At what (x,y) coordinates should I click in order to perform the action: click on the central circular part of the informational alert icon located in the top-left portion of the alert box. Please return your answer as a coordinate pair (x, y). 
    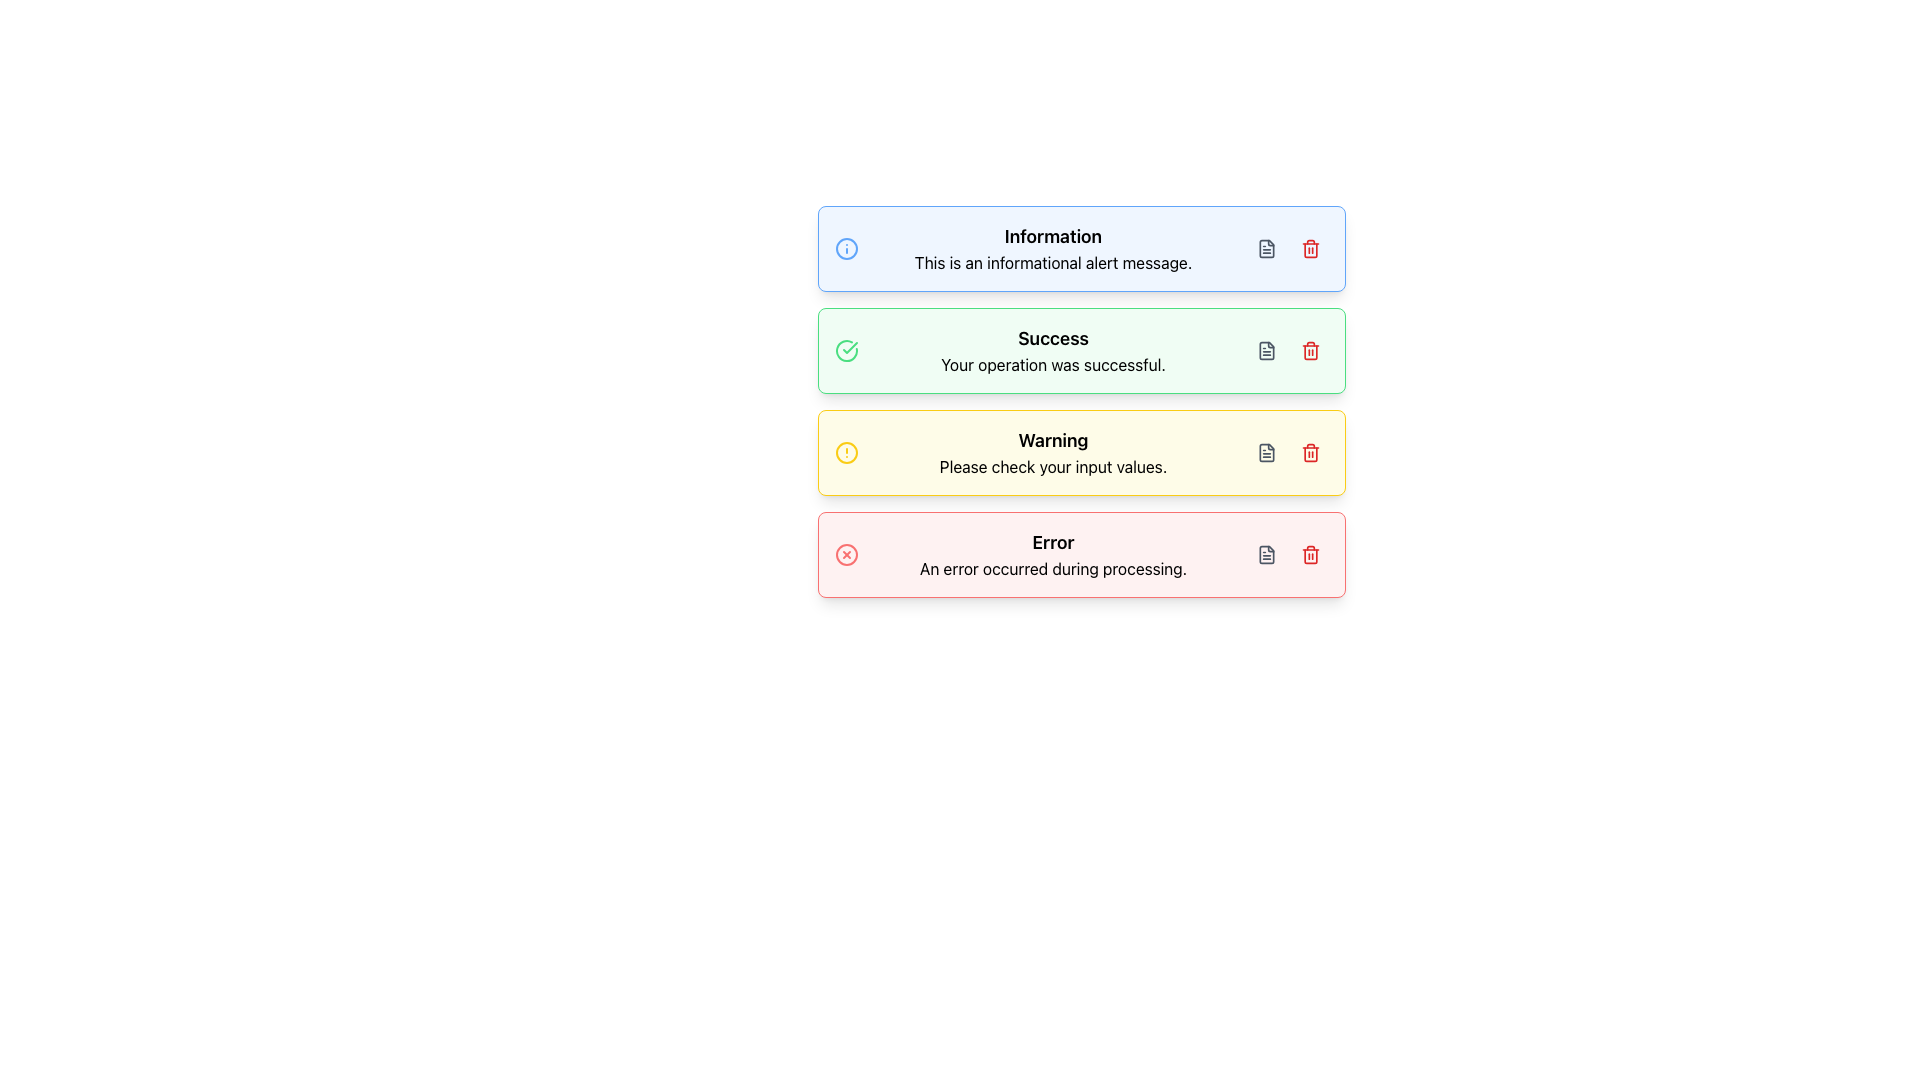
    Looking at the image, I should click on (846, 248).